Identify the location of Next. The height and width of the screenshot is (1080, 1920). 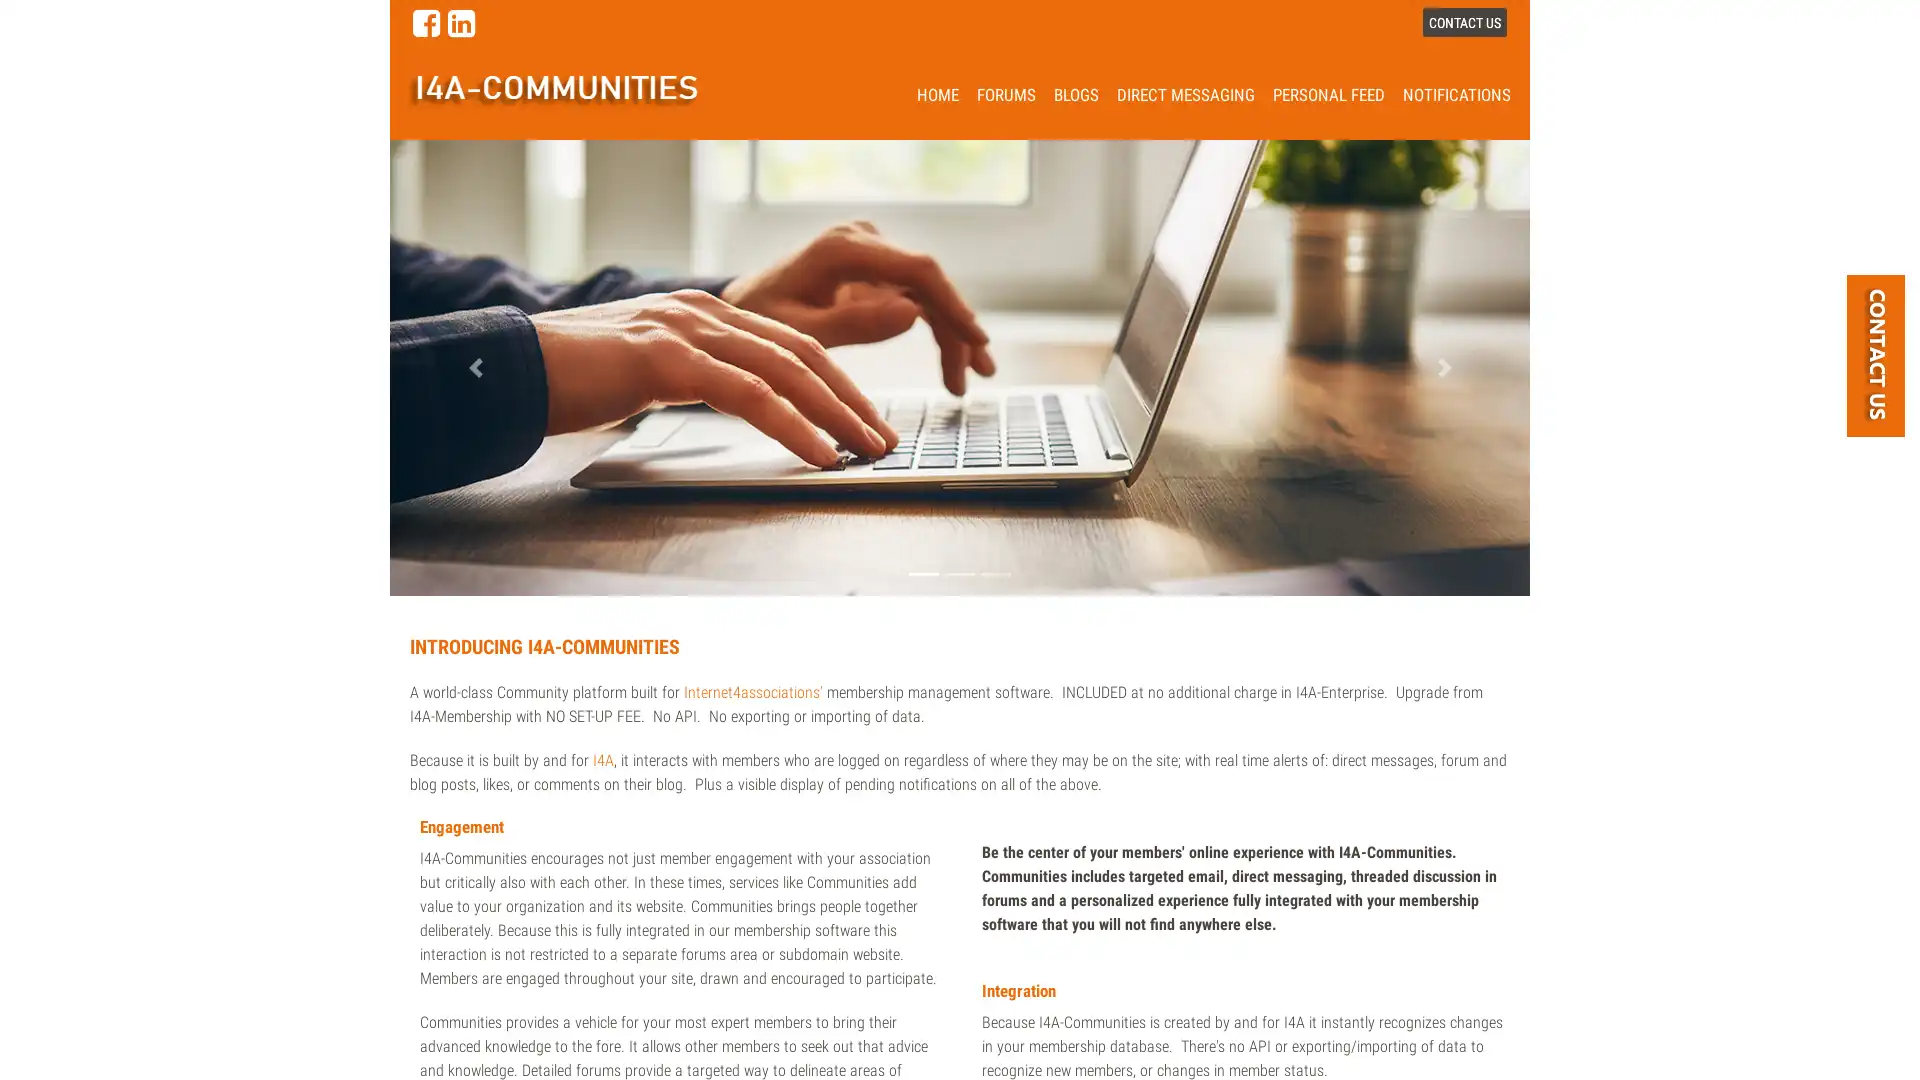
(1444, 367).